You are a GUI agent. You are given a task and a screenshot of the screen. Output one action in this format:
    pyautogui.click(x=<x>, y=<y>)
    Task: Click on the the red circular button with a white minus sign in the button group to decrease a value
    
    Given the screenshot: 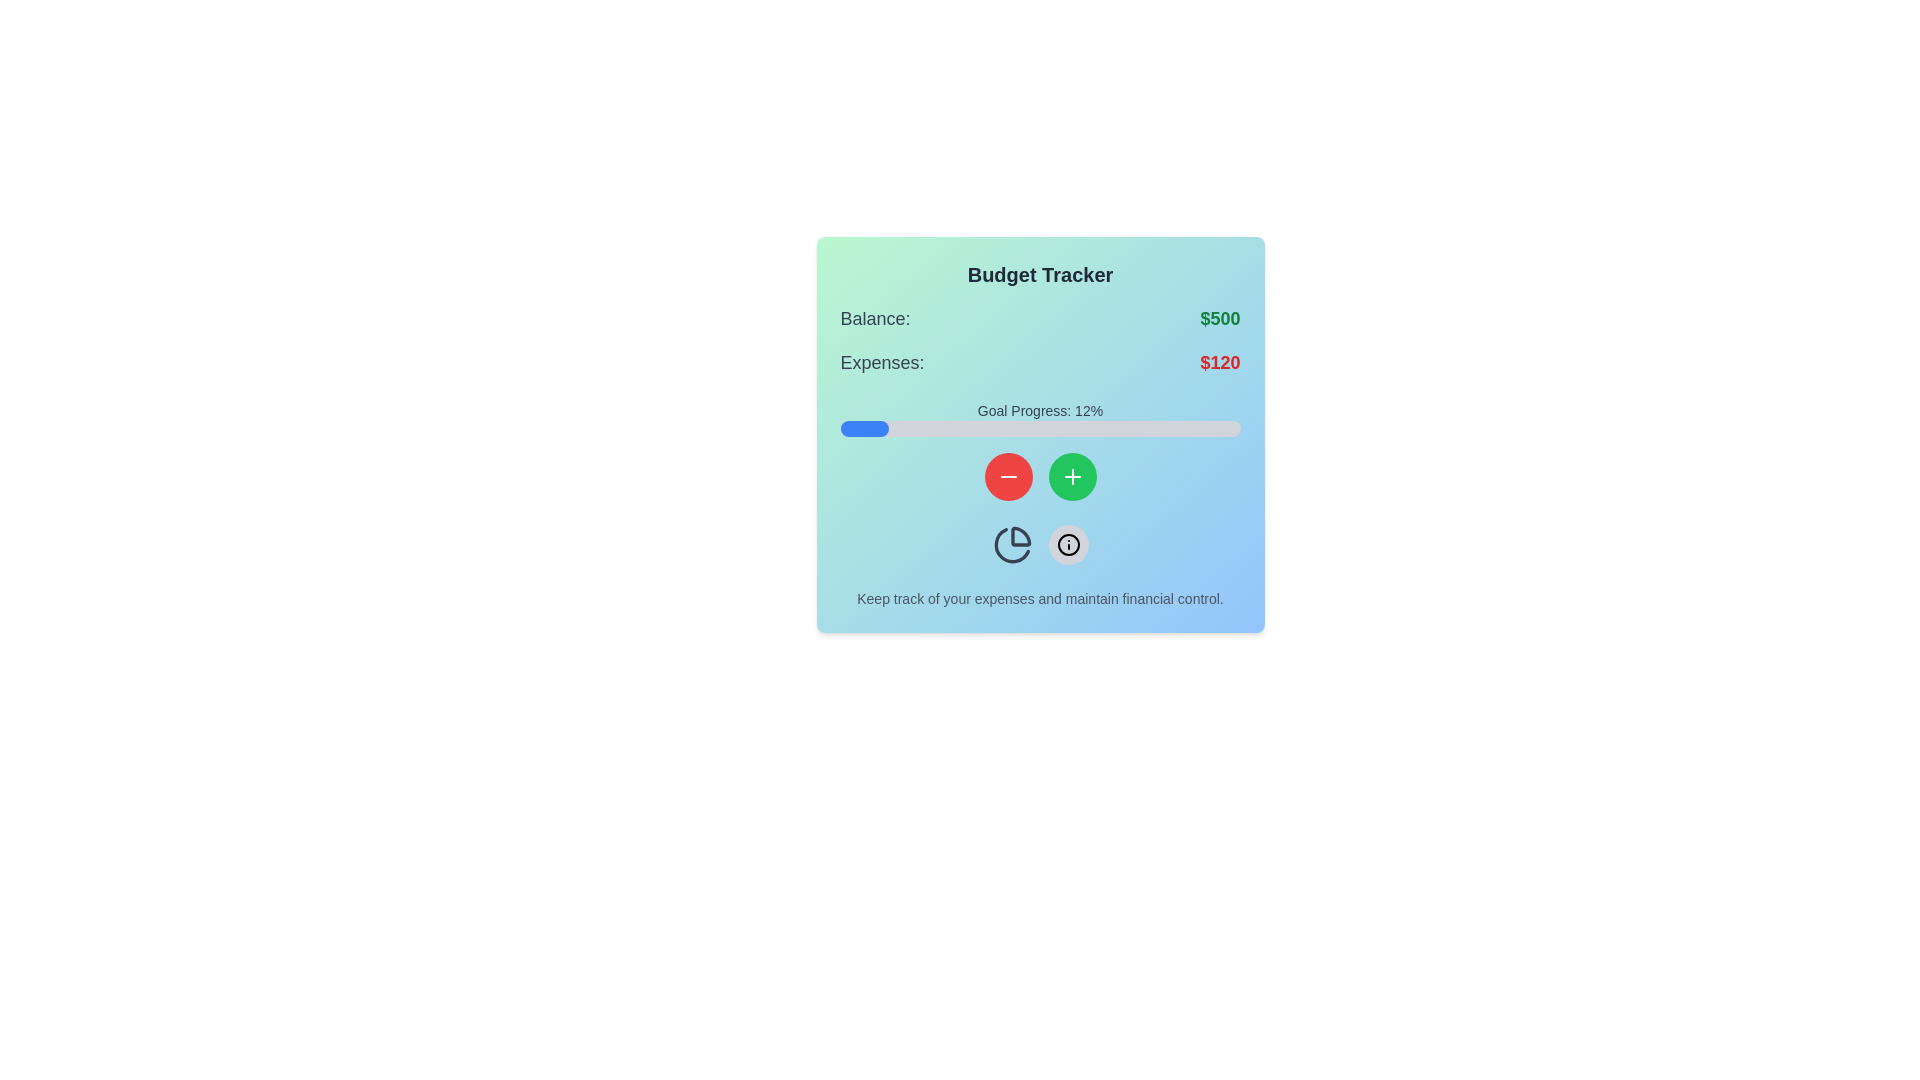 What is the action you would take?
    pyautogui.click(x=1040, y=477)
    